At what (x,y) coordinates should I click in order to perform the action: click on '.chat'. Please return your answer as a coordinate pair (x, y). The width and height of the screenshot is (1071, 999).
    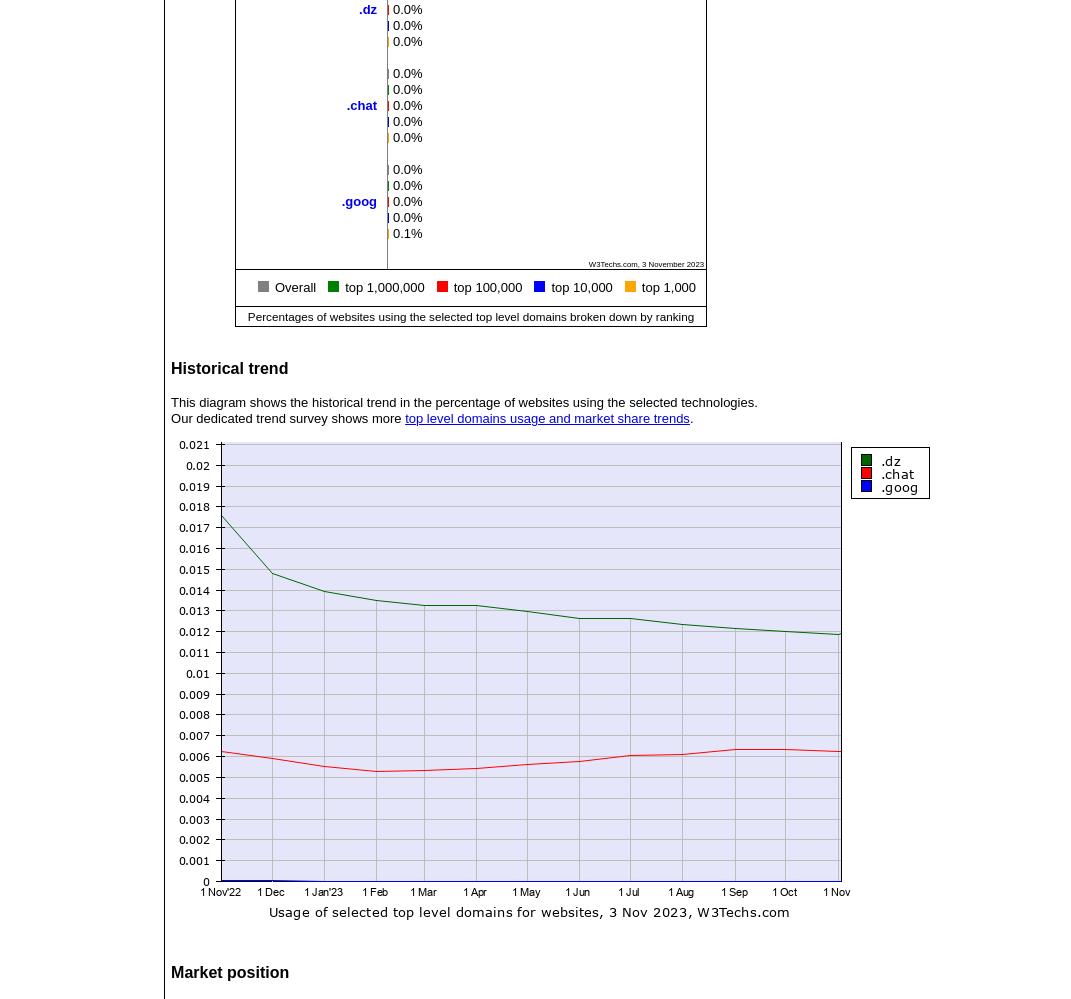
    Looking at the image, I should click on (360, 104).